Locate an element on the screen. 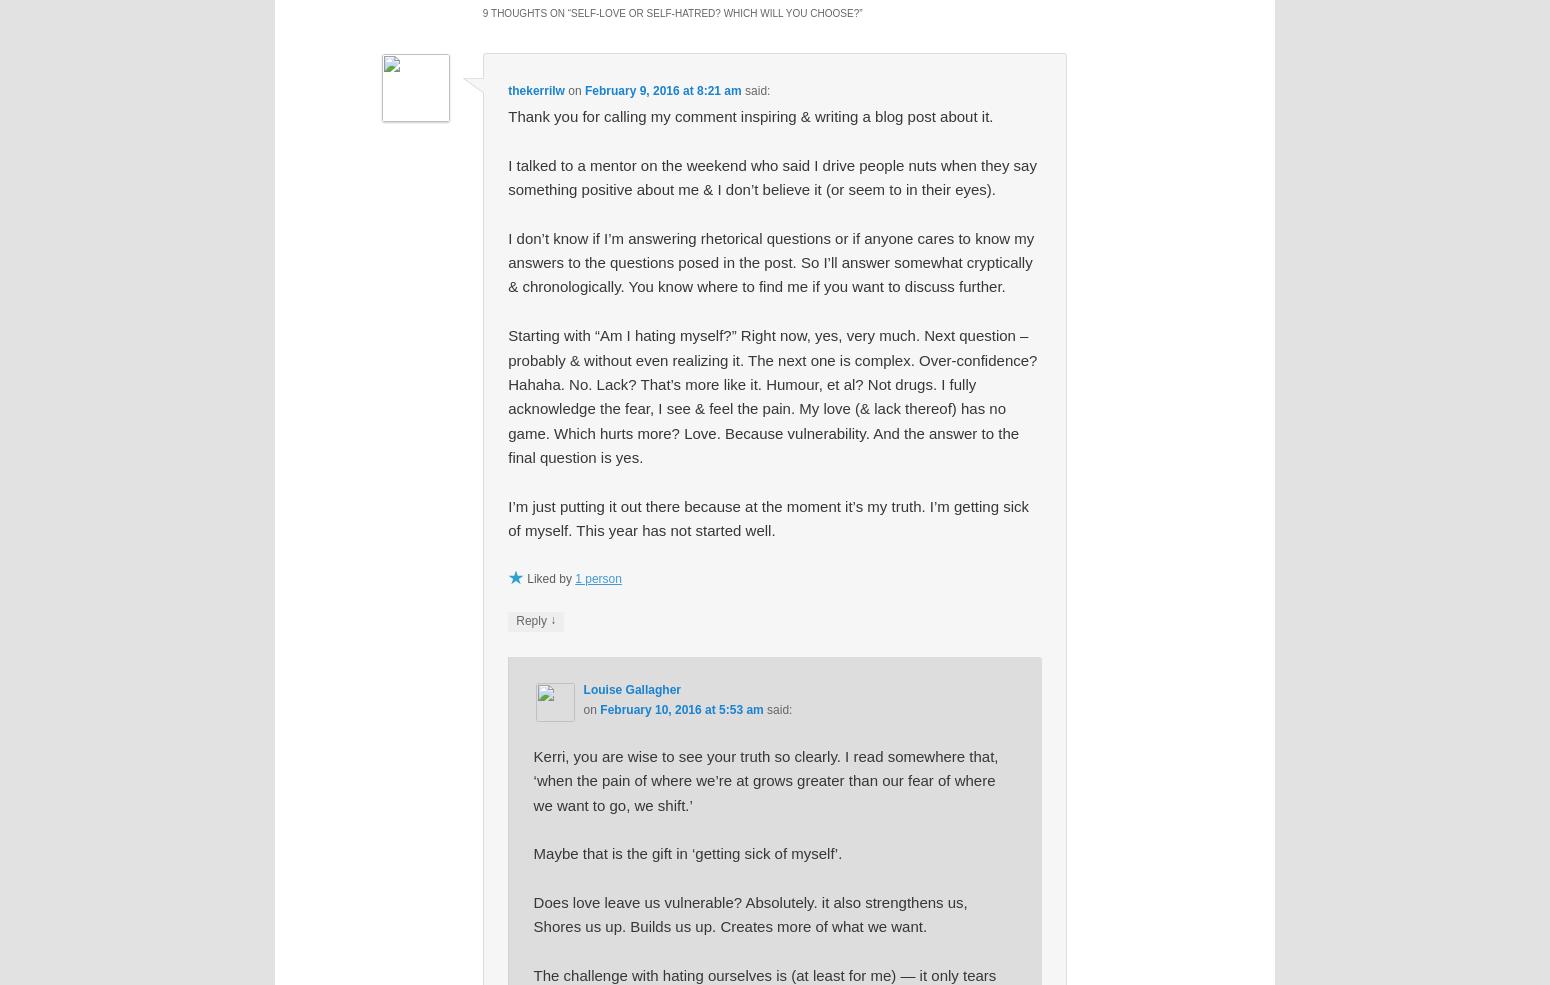 This screenshot has width=1550, height=985. 'Reply' is located at coordinates (532, 620).